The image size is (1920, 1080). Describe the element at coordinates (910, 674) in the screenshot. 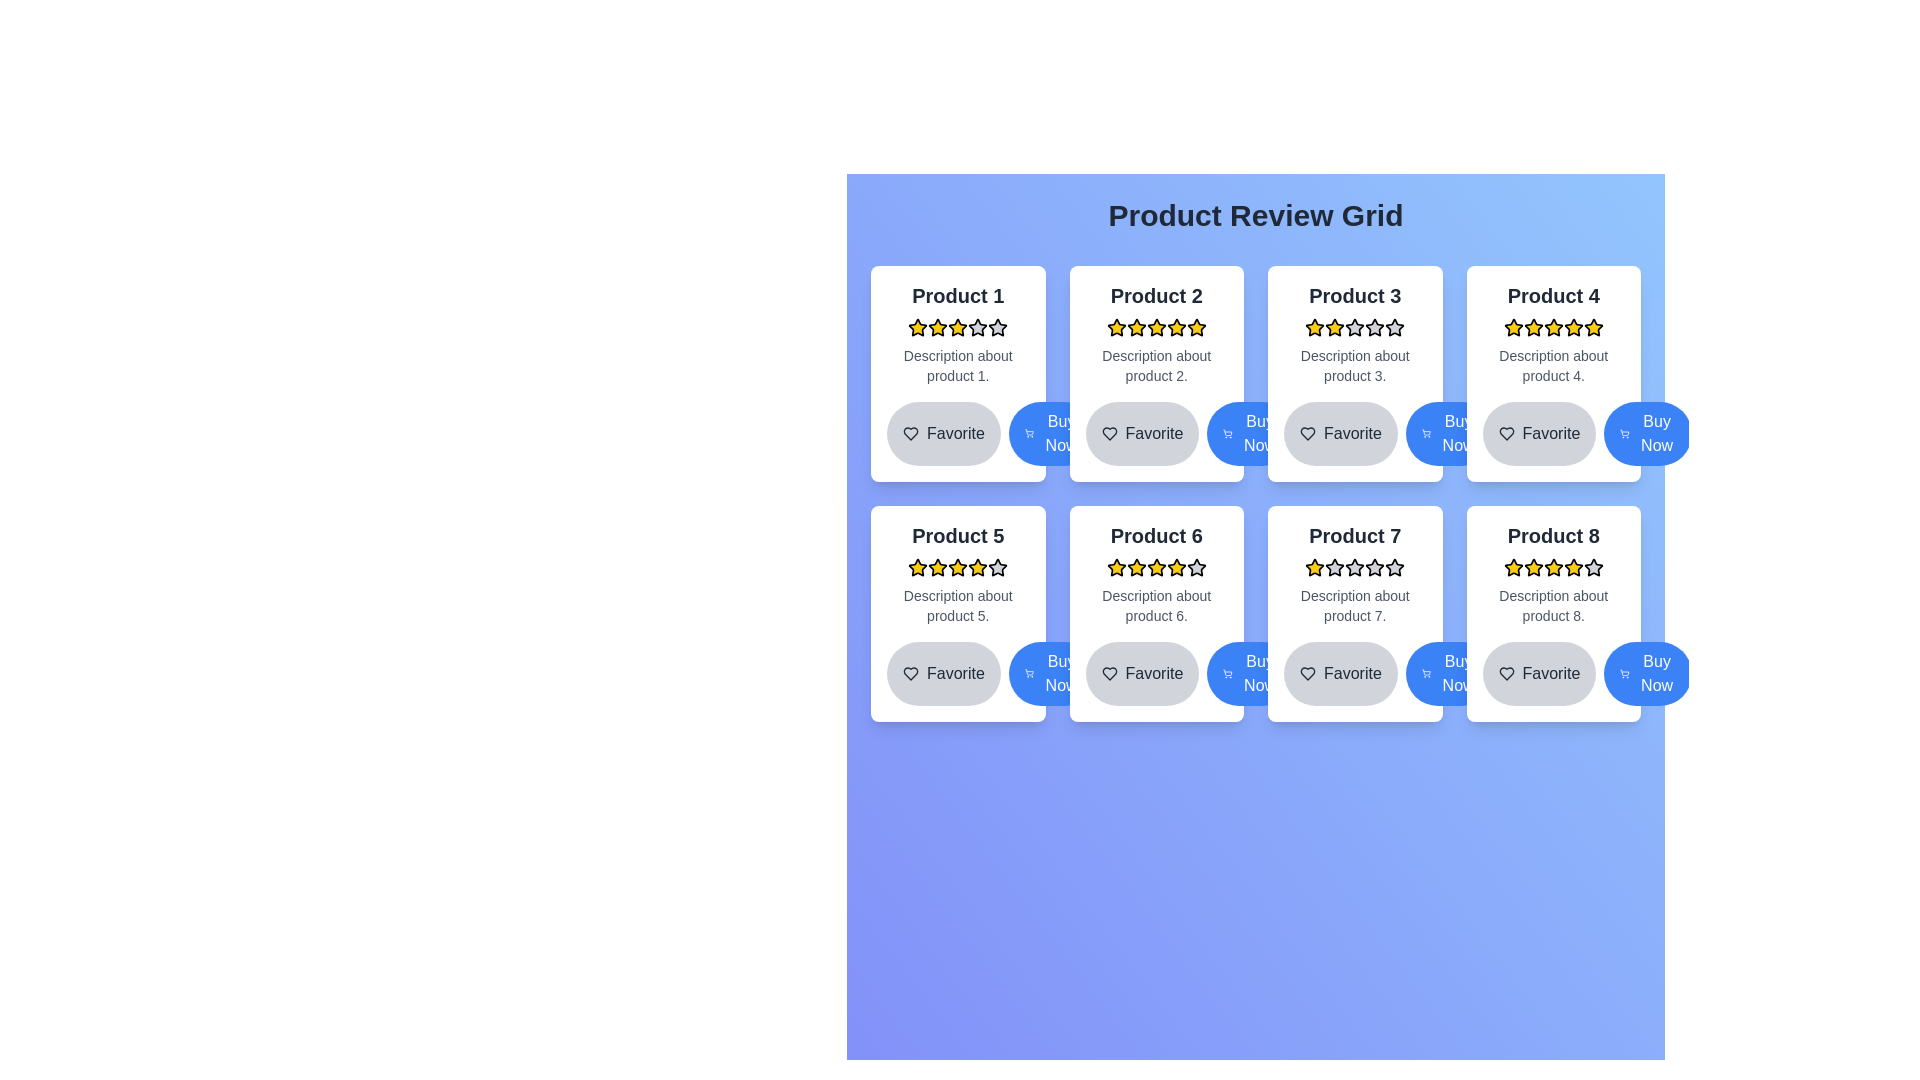

I see `the heart-shaped outline icon in the 'Favorite' button located at the bottom left of the product card for 'Product 5' to favorite the associated product` at that location.